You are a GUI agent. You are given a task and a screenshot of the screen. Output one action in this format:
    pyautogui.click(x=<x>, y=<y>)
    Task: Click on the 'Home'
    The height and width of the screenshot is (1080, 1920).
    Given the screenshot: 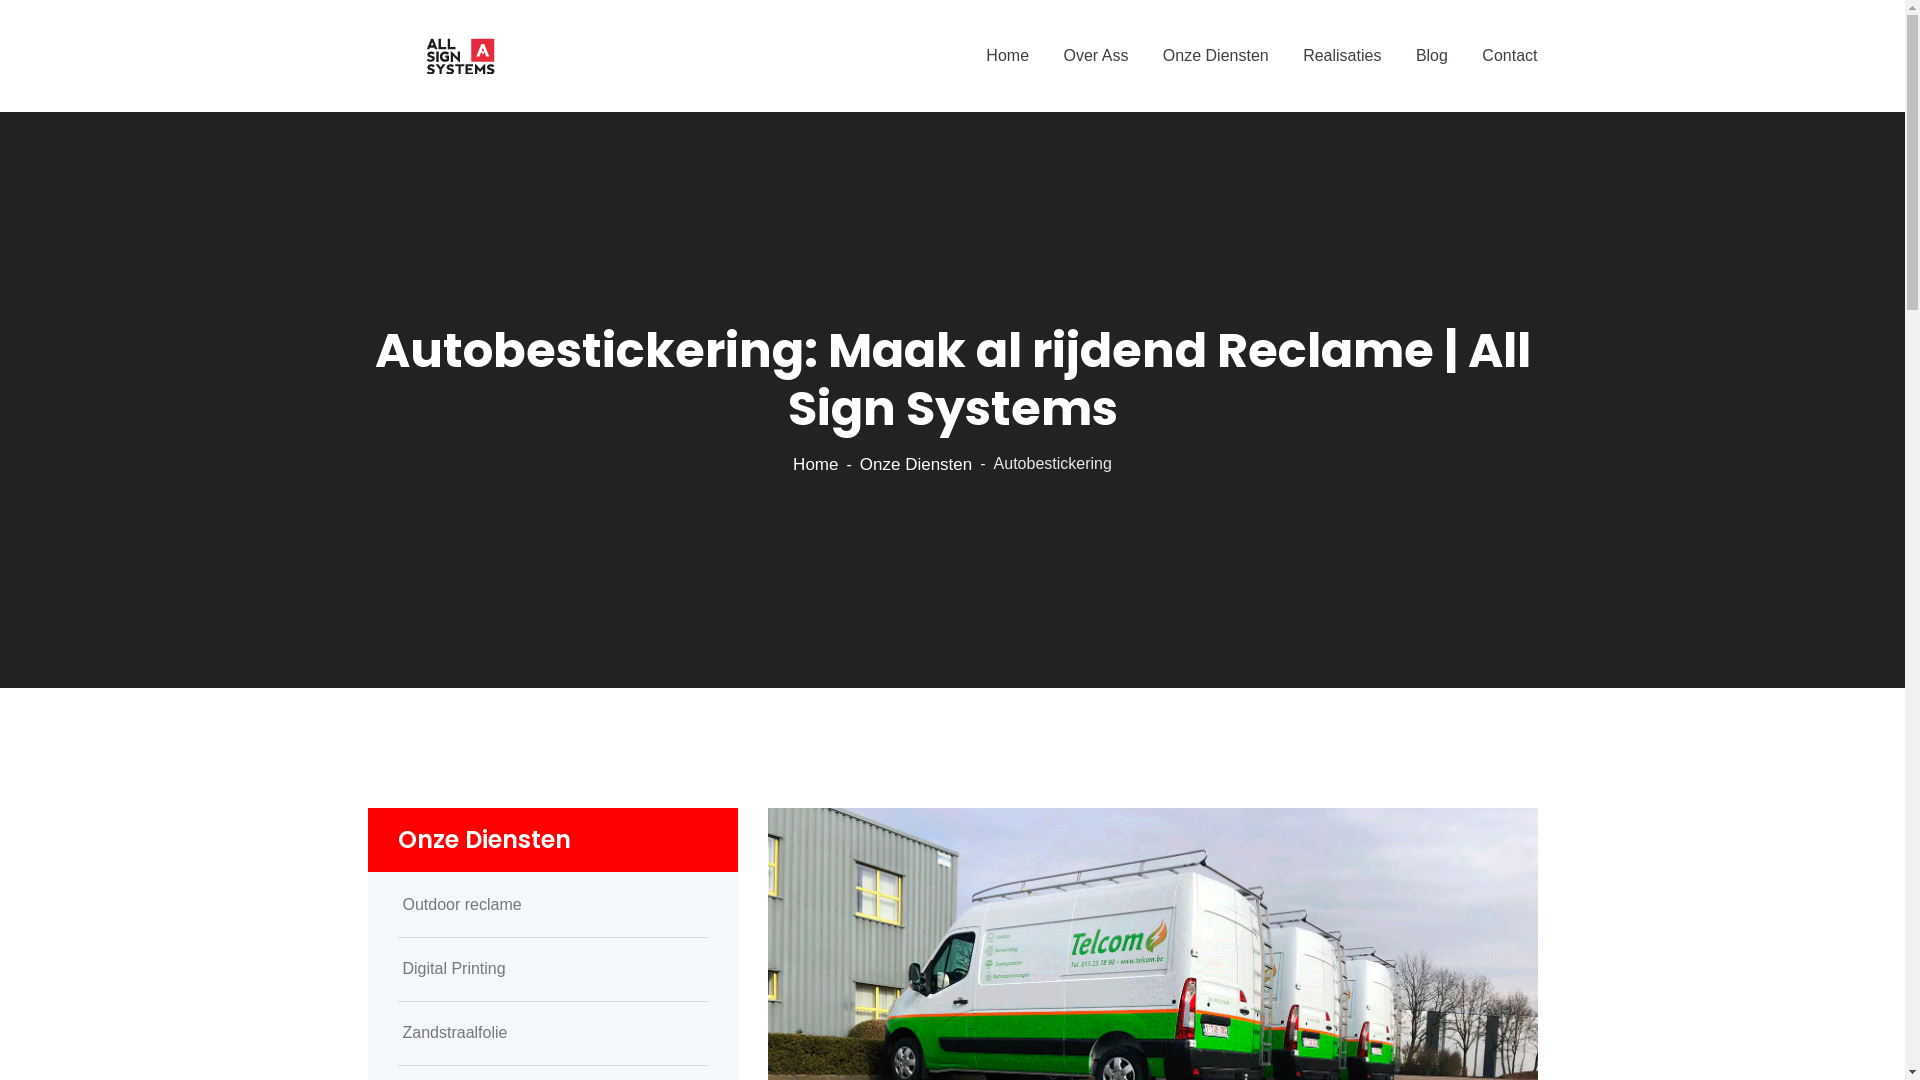 What is the action you would take?
    pyautogui.click(x=815, y=464)
    